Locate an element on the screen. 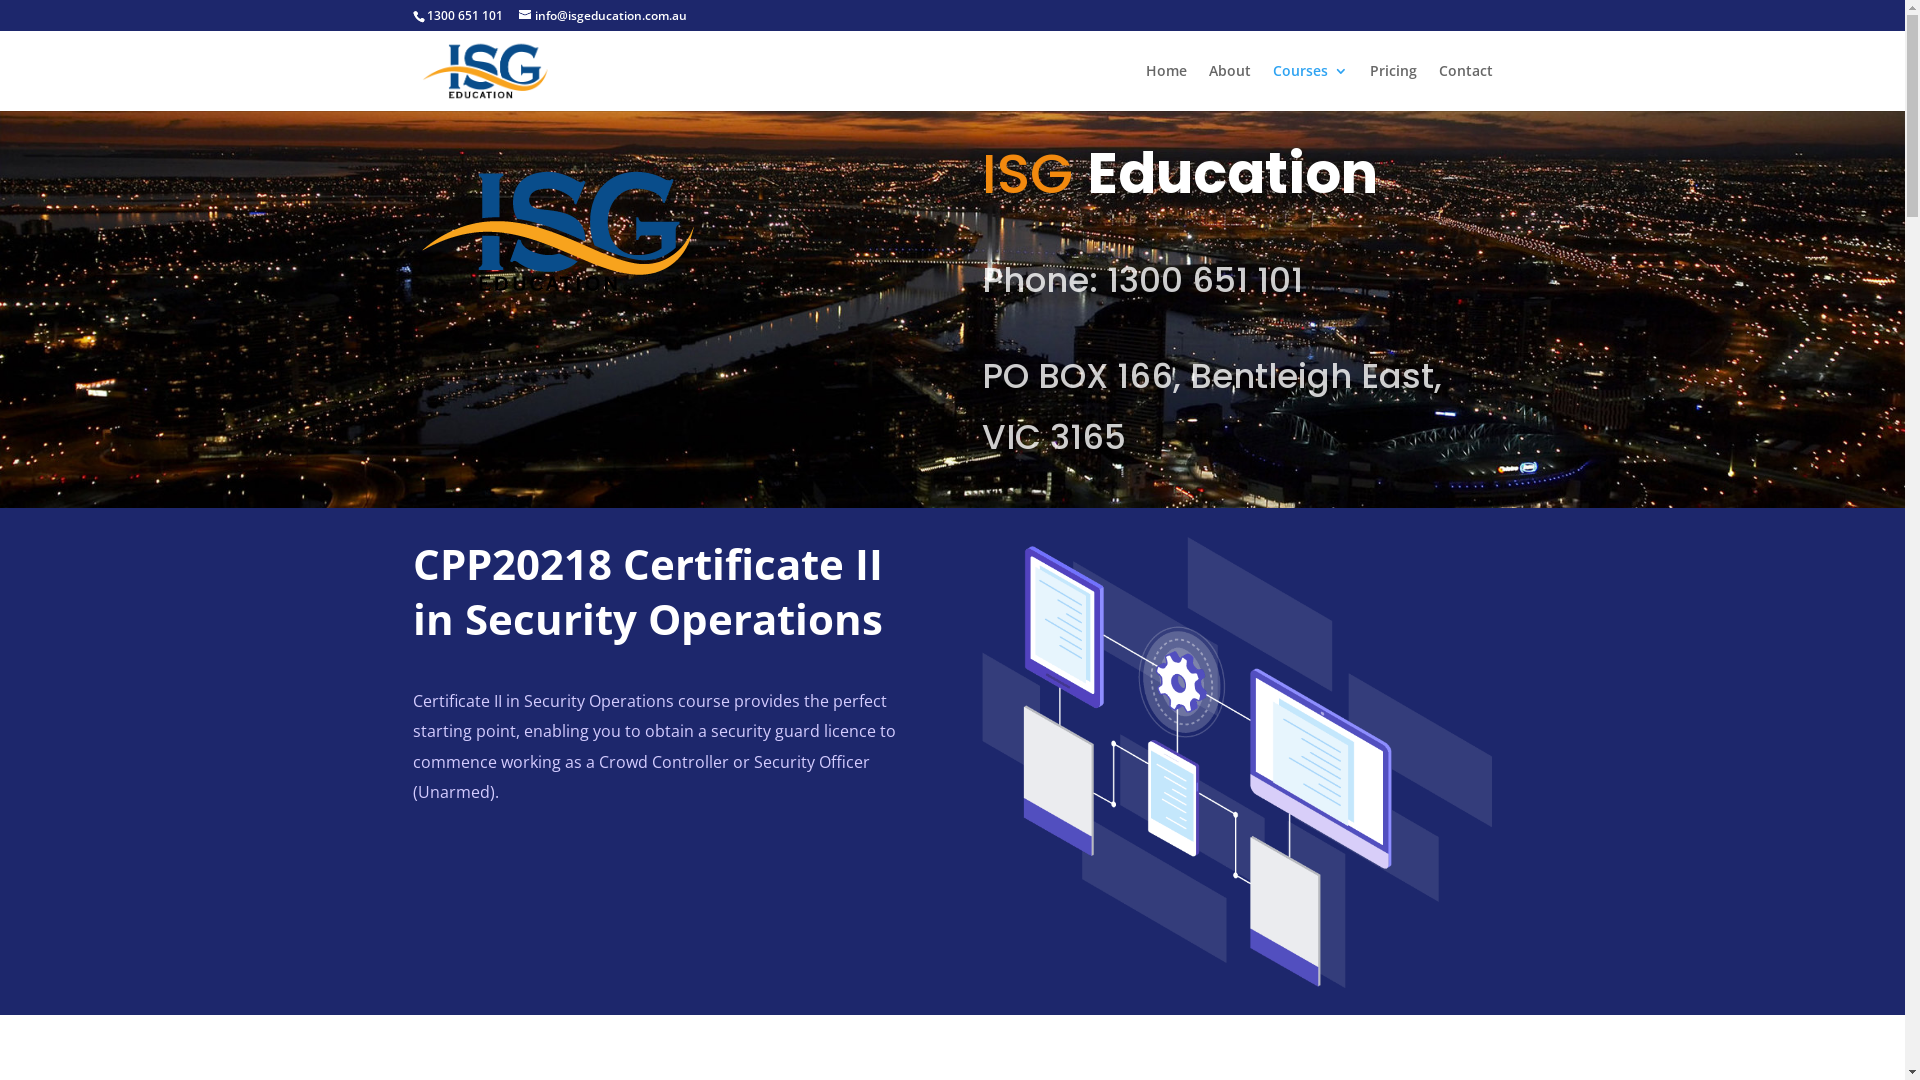  'About' is located at coordinates (1227, 86).